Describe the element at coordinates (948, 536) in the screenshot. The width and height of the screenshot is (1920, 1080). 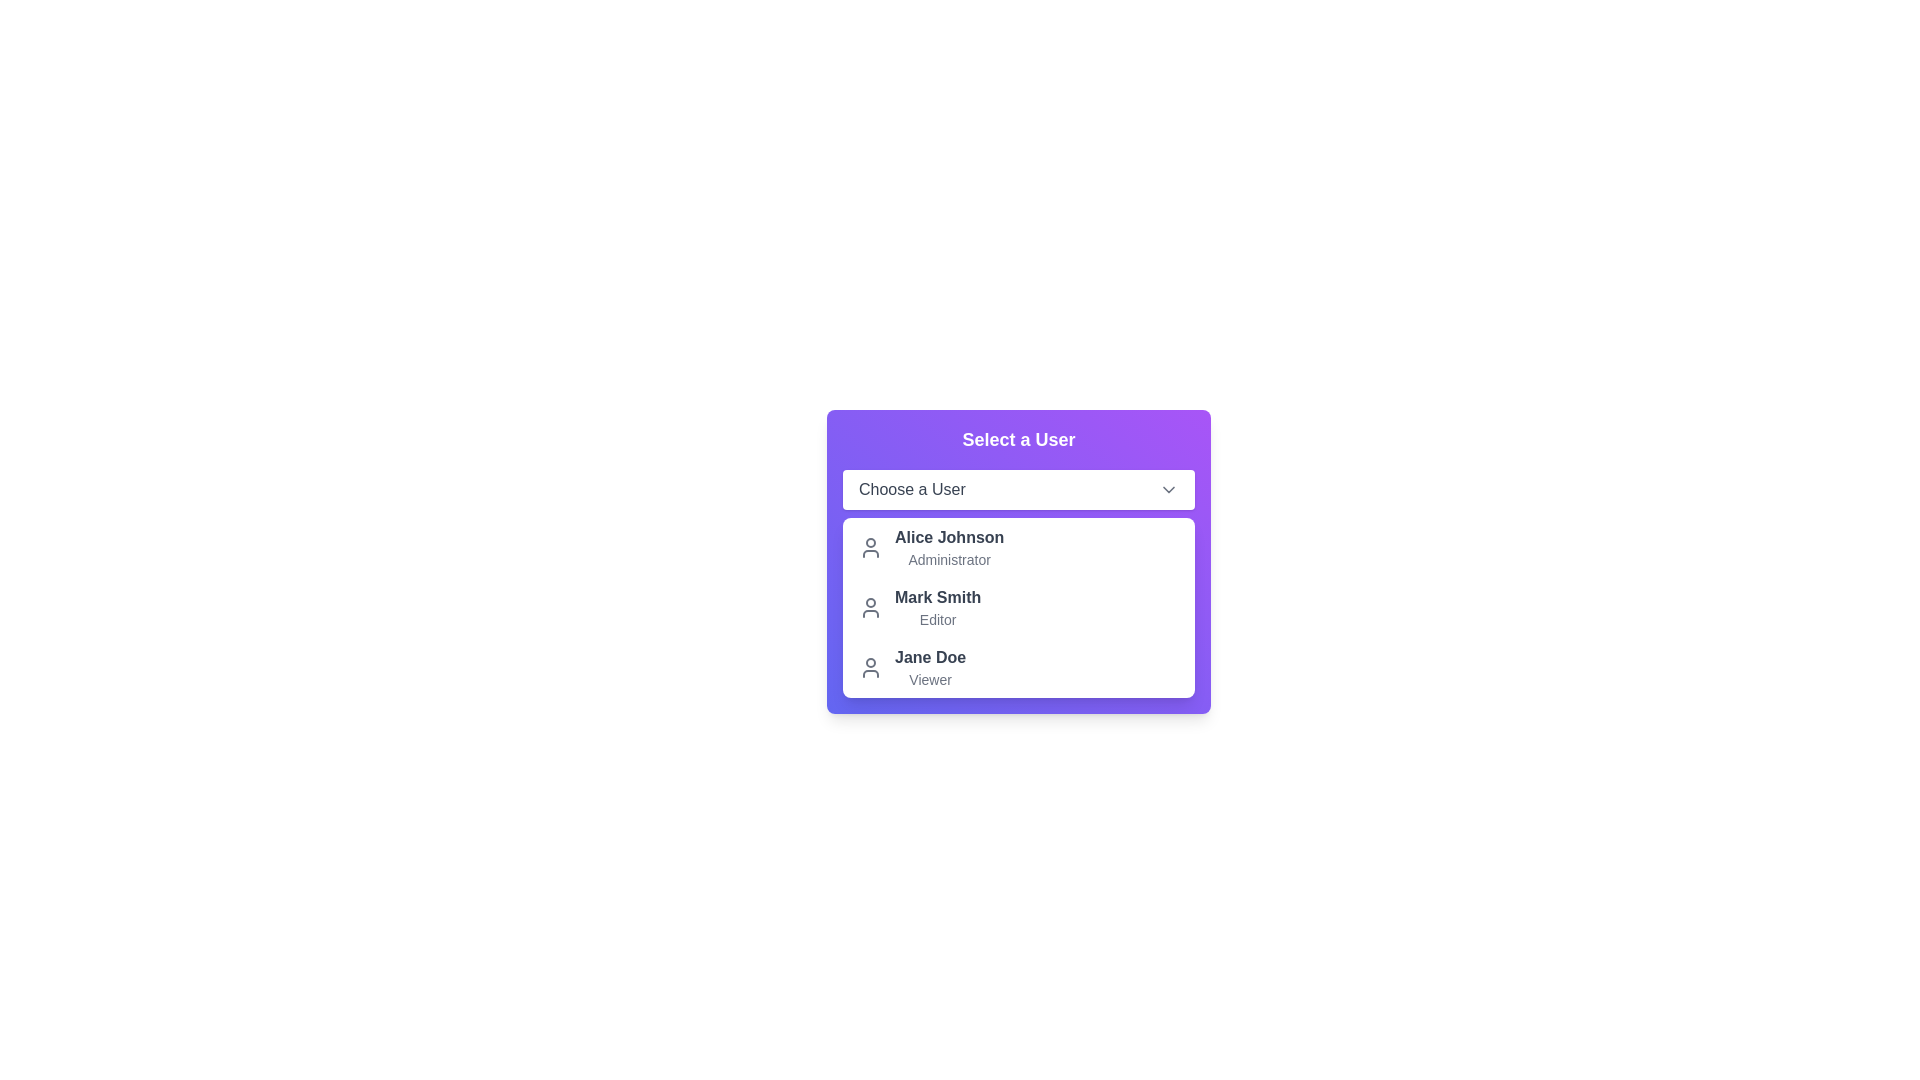
I see `the text element that identifies the user's name` at that location.